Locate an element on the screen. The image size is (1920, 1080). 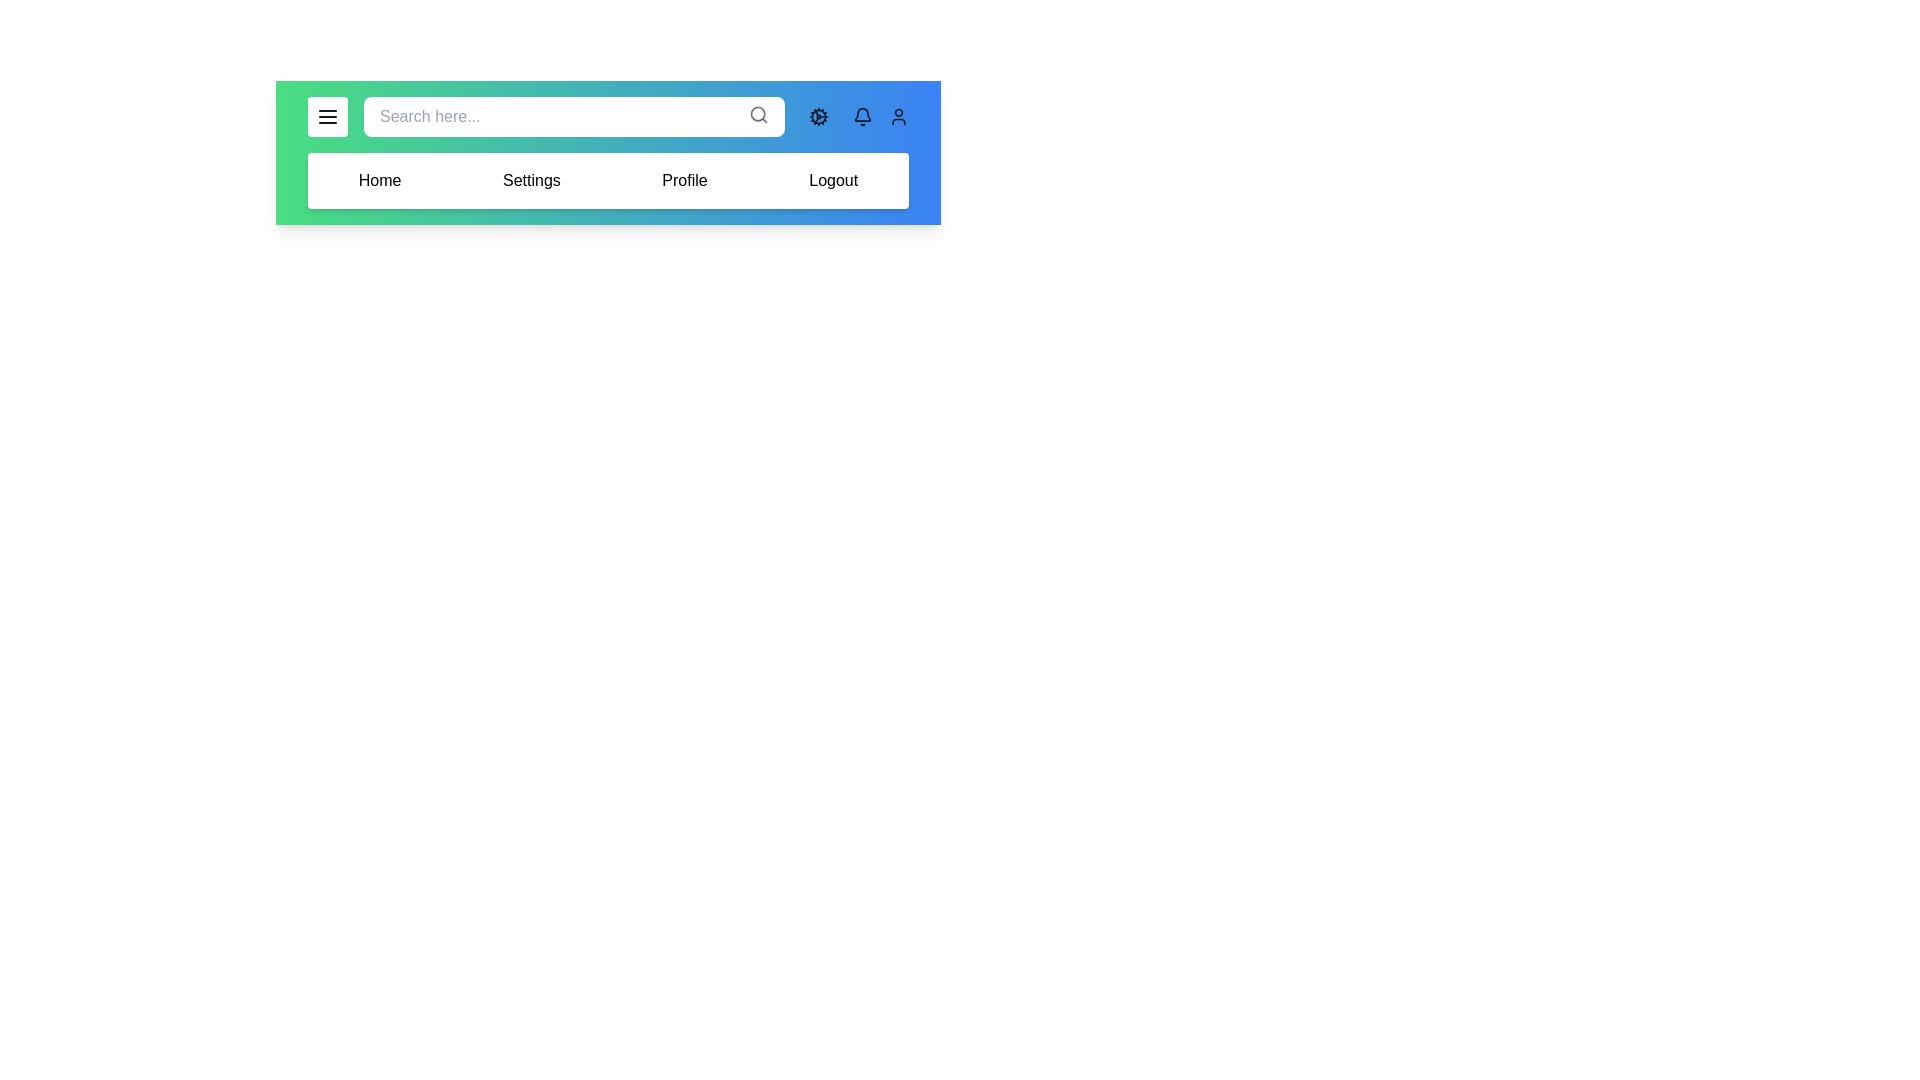
the notification bell icon is located at coordinates (863, 116).